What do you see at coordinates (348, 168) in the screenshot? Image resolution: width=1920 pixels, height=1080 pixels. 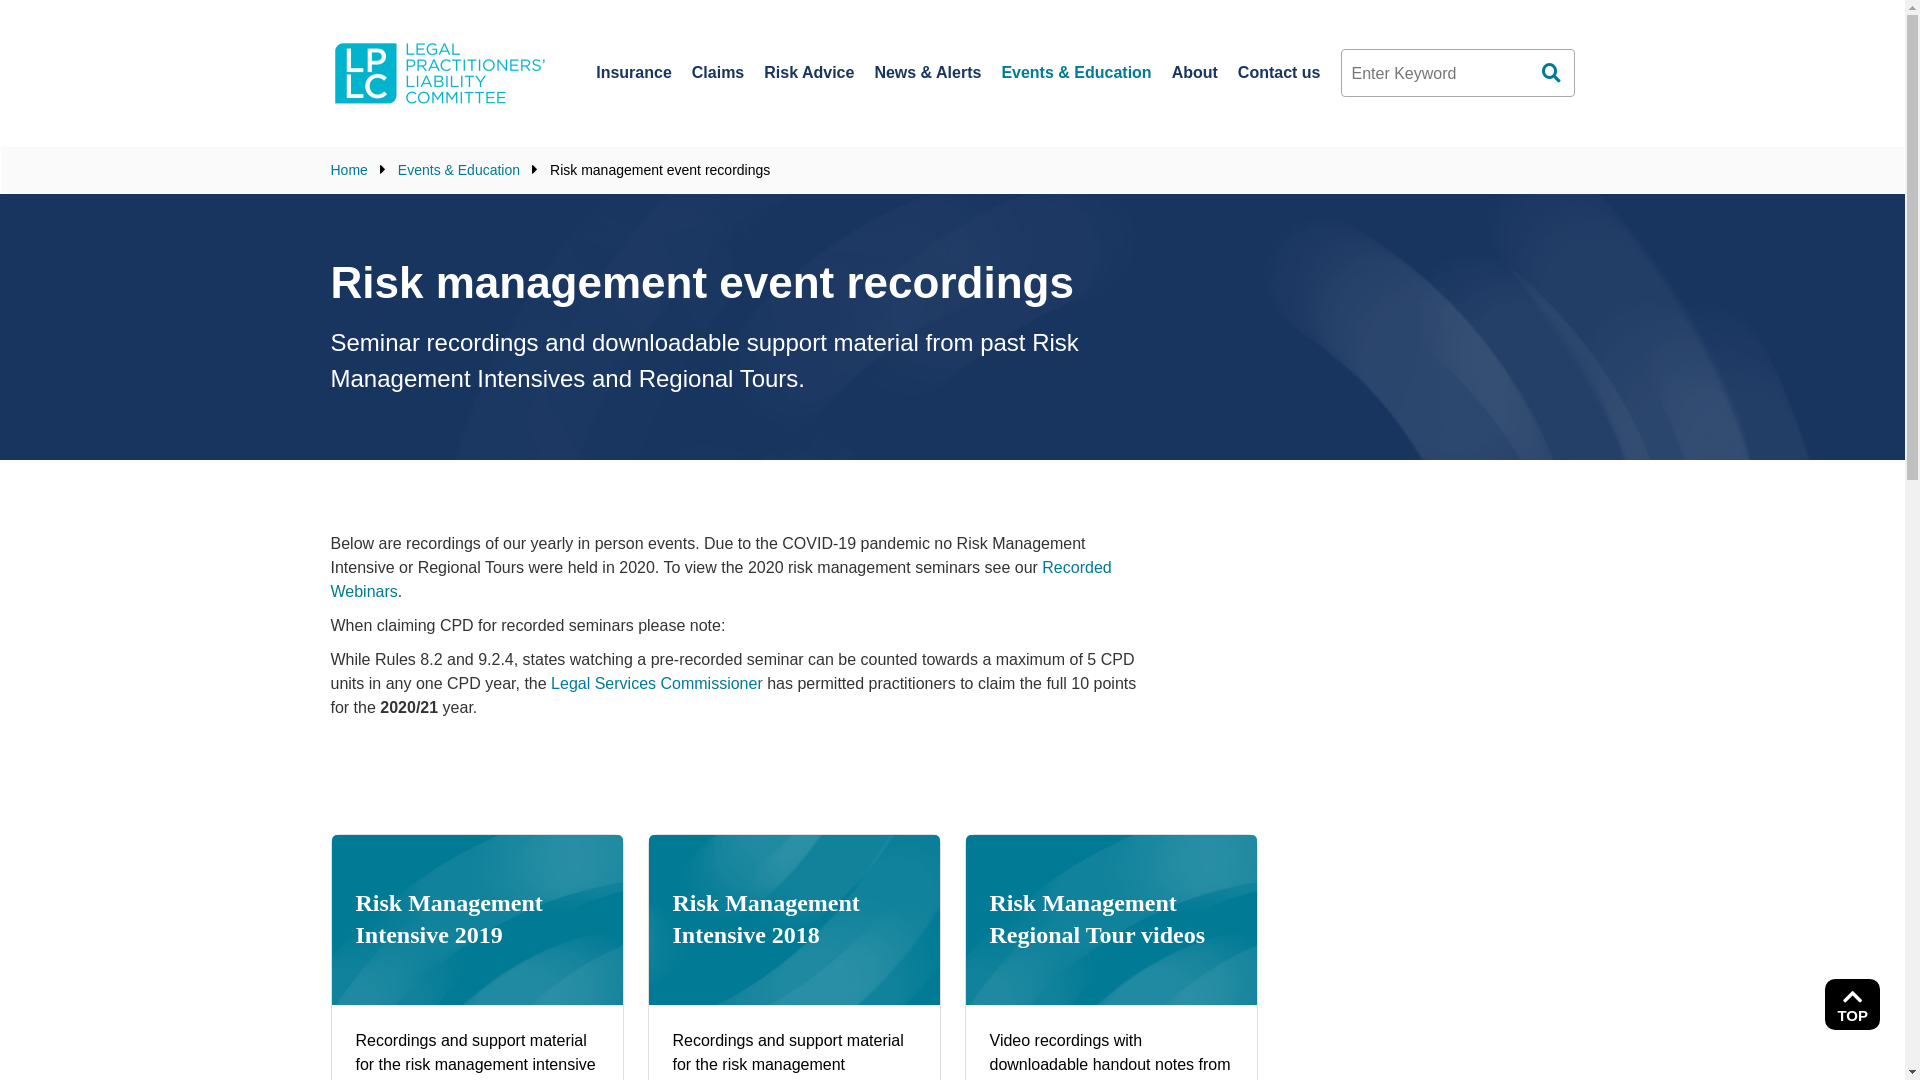 I see `'Home'` at bounding box center [348, 168].